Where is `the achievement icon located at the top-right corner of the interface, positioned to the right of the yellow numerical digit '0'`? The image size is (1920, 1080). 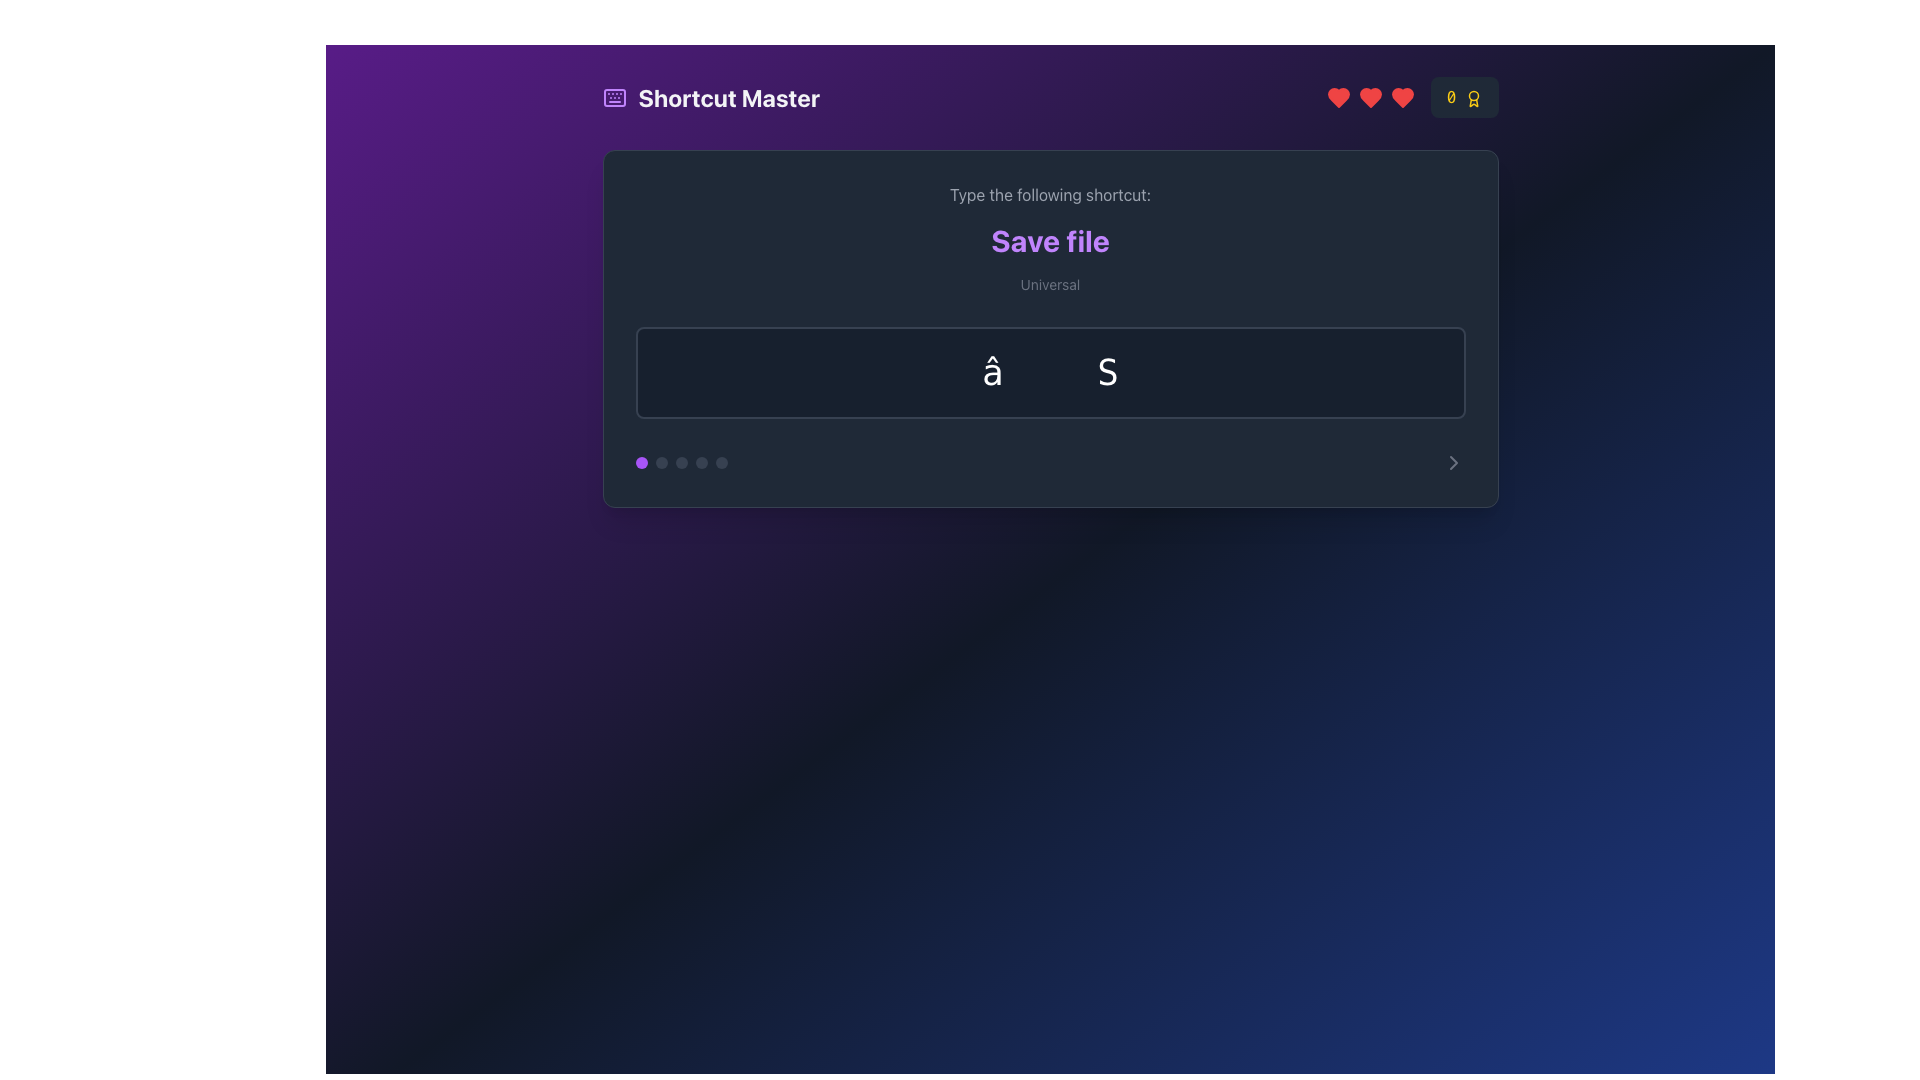
the achievement icon located at the top-right corner of the interface, positioned to the right of the yellow numerical digit '0' is located at coordinates (1473, 98).